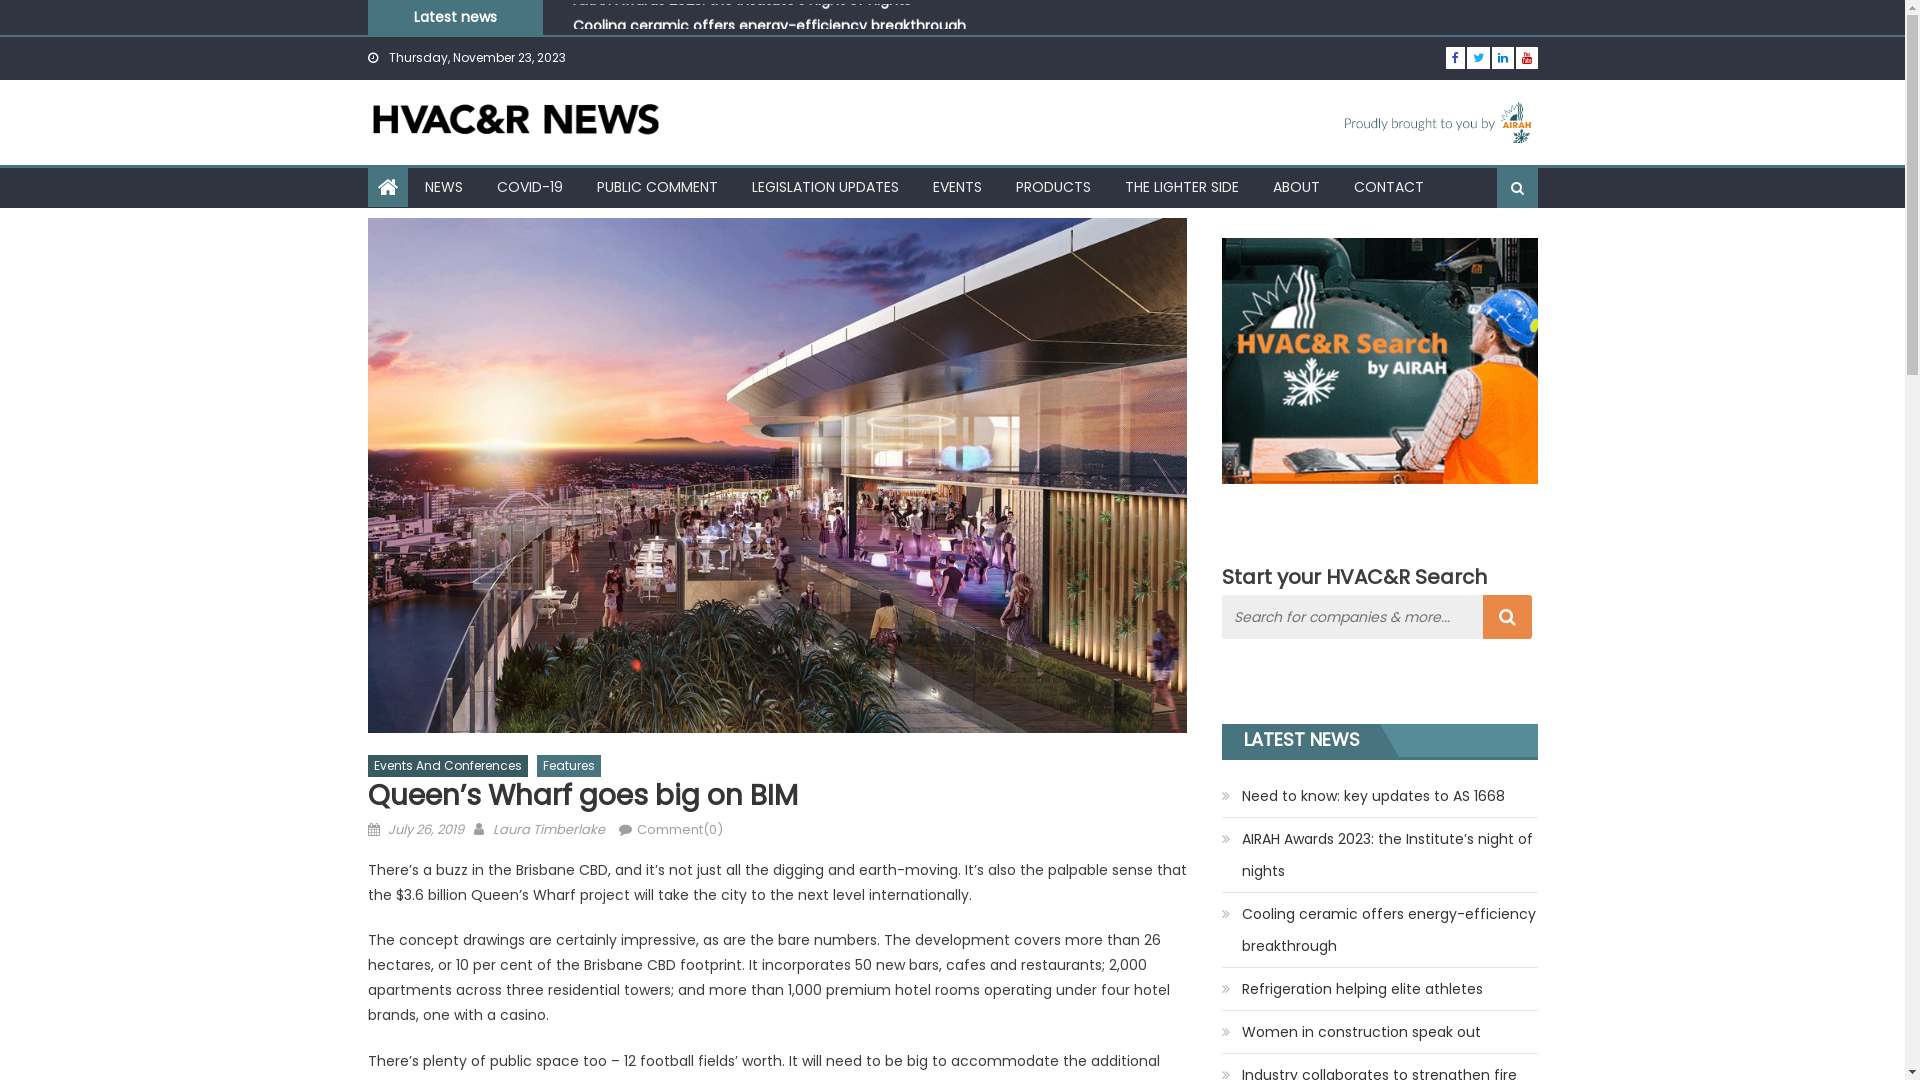 This screenshot has height=1080, width=1920. What do you see at coordinates (1351, 1032) in the screenshot?
I see `'Women in construction speak out'` at bounding box center [1351, 1032].